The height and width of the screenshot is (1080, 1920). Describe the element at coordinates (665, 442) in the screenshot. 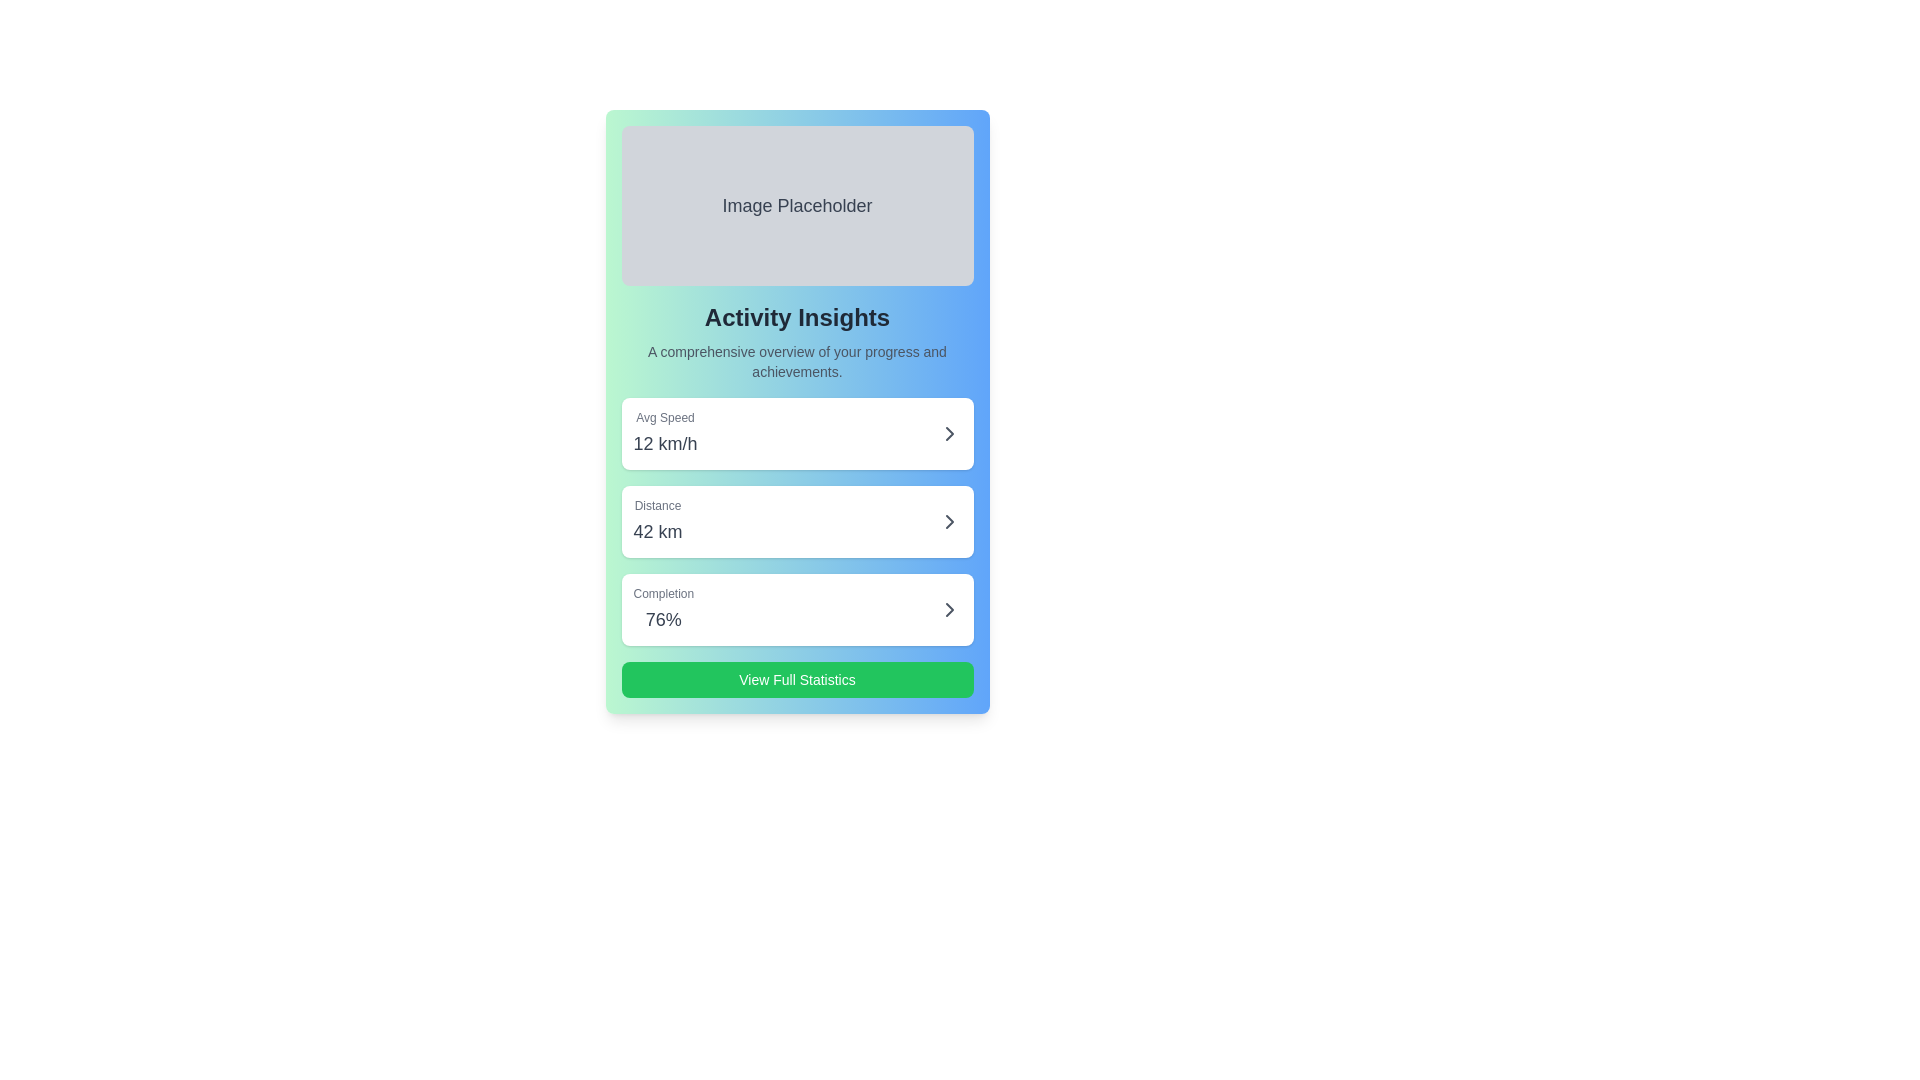

I see `the static text display showing '12 km/h' within the 'Avg Speed' section` at that location.